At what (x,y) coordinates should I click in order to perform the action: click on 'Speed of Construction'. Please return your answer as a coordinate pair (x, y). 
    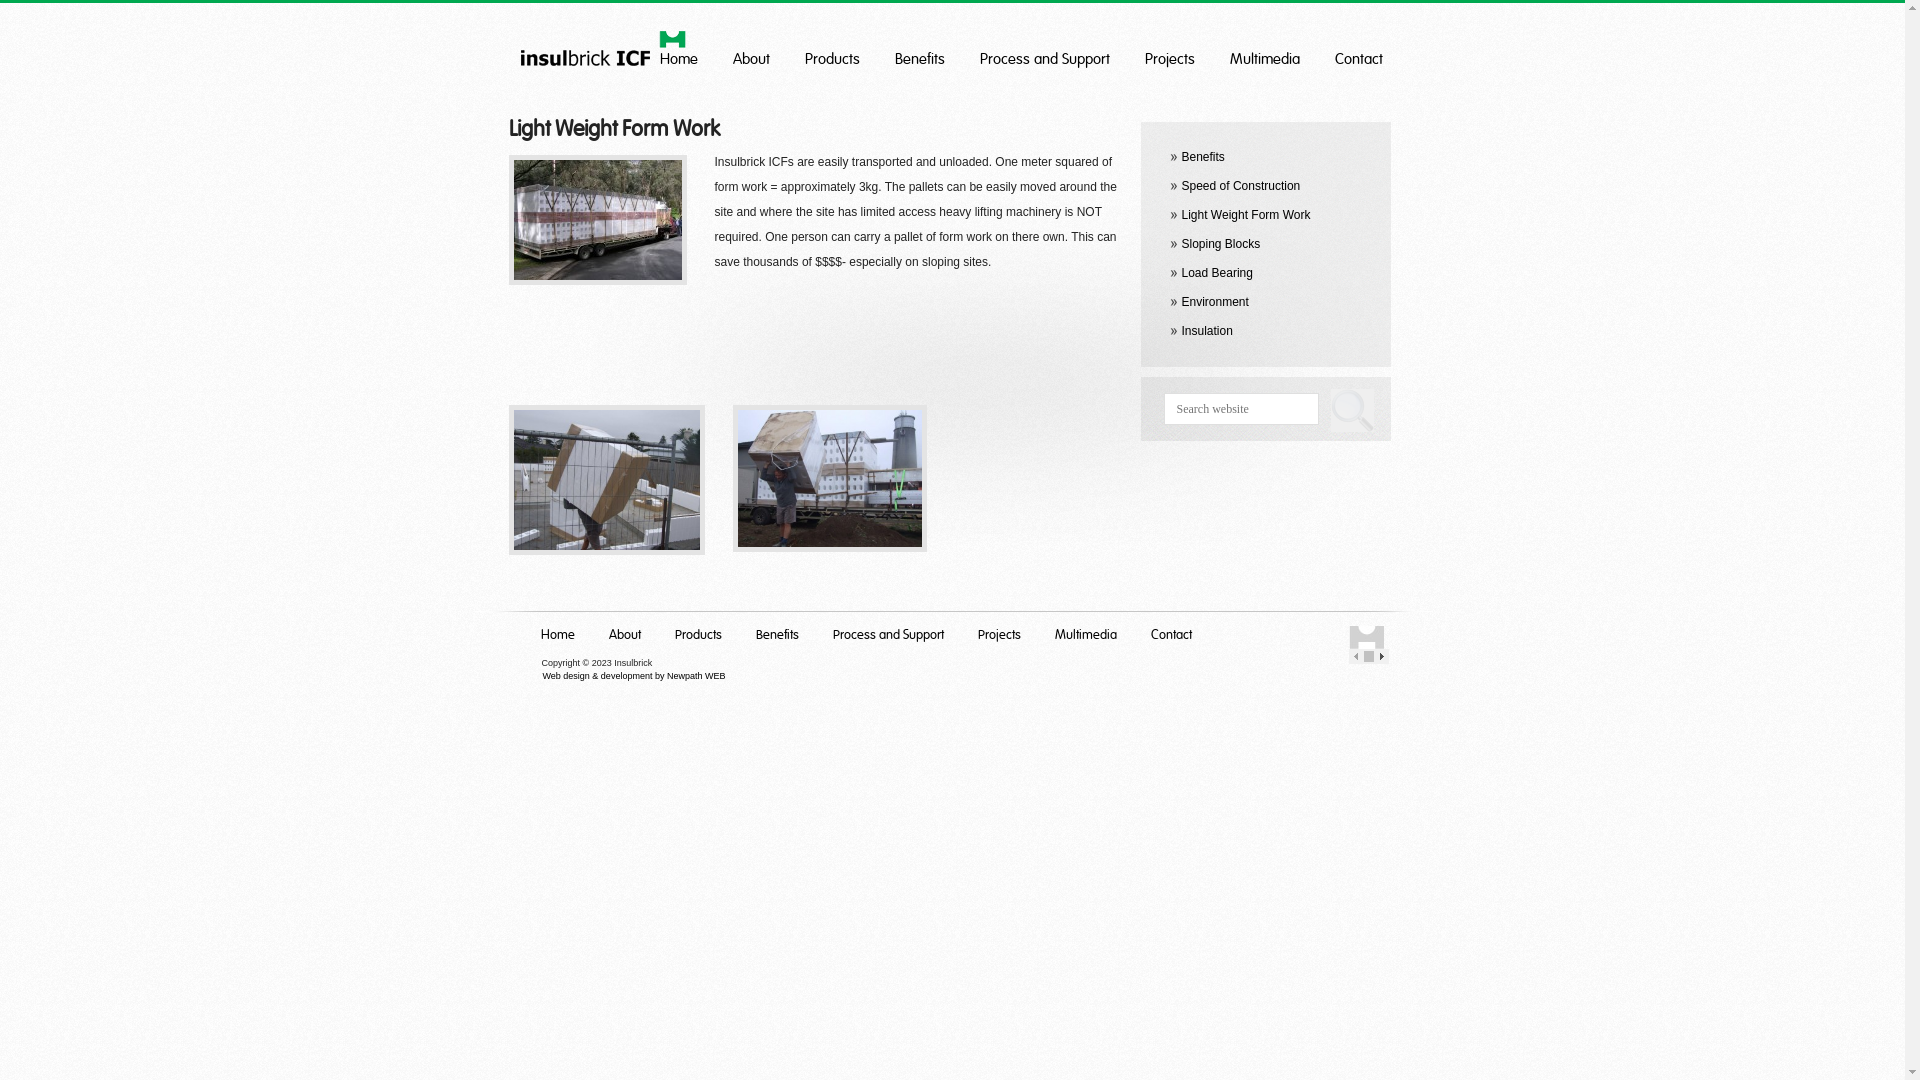
    Looking at the image, I should click on (1240, 185).